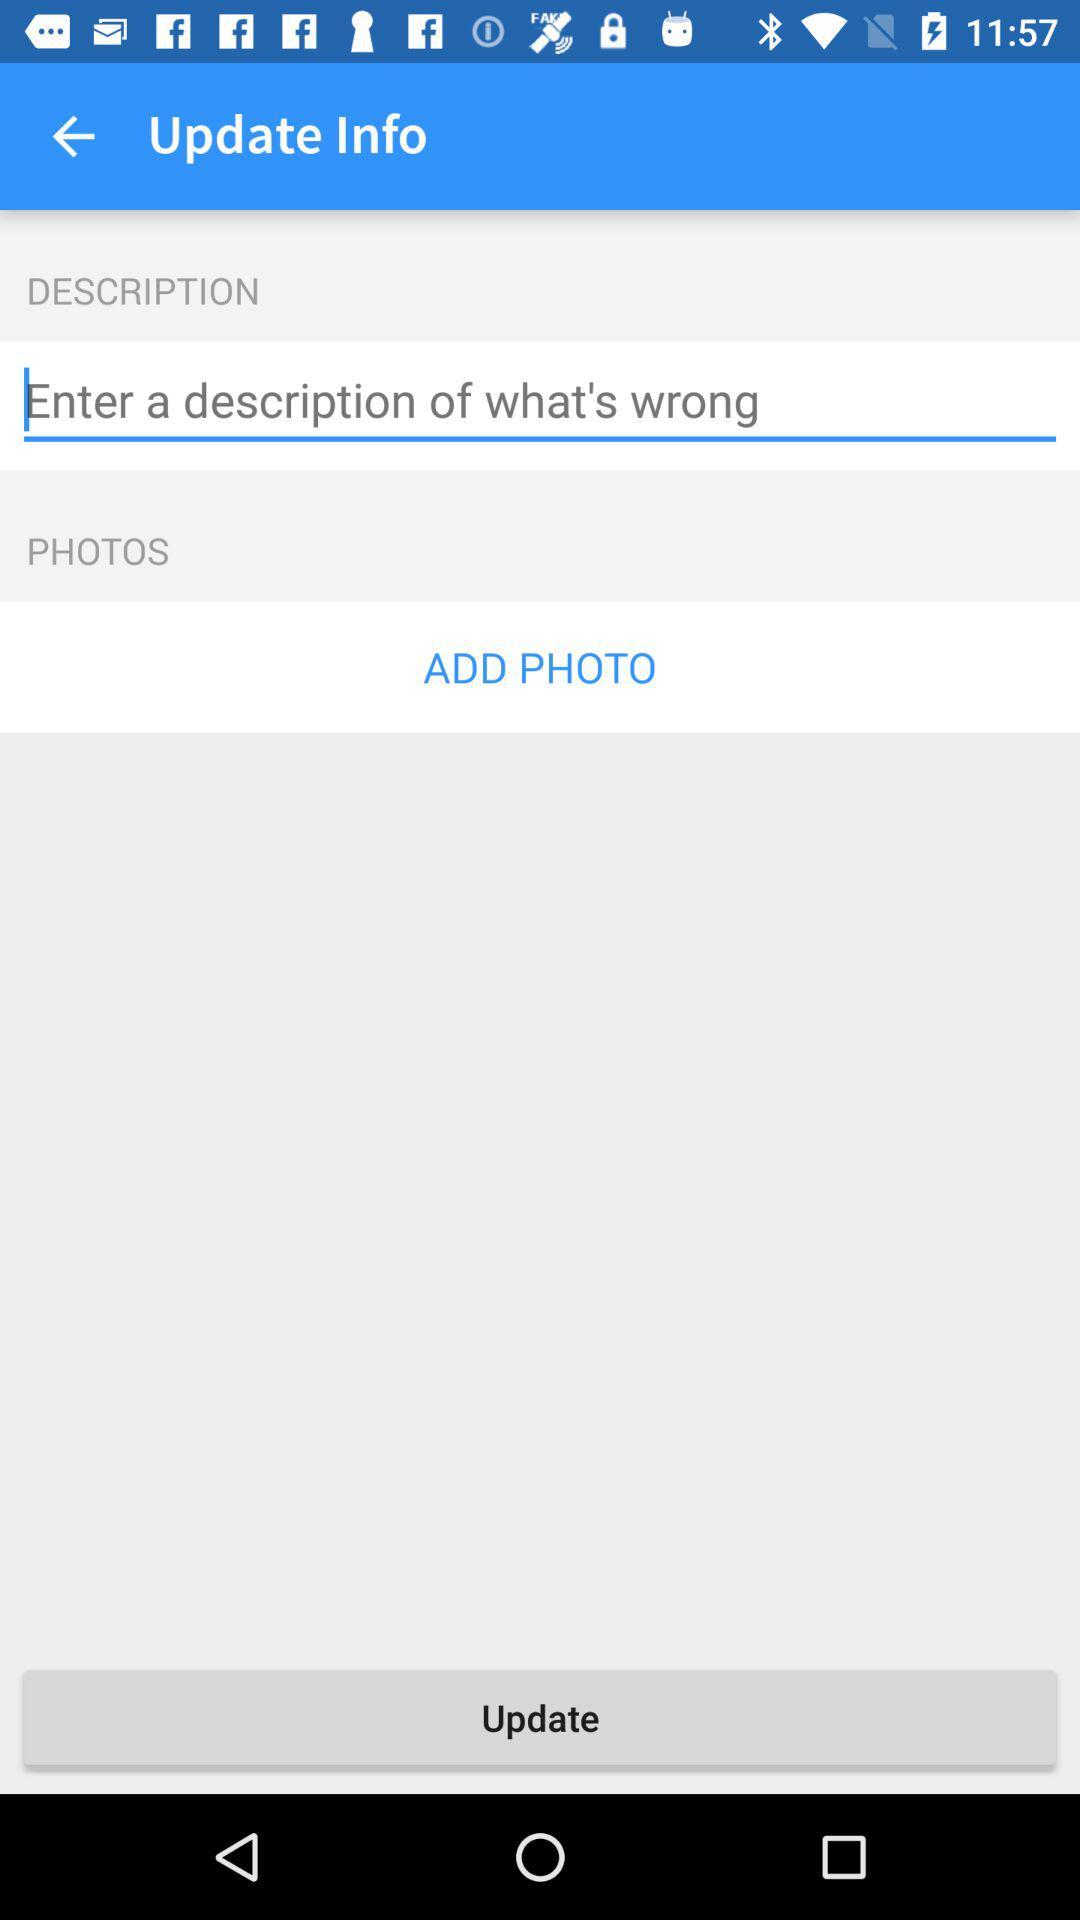 This screenshot has height=1920, width=1080. Describe the element at coordinates (72, 135) in the screenshot. I see `icon next to update info item` at that location.